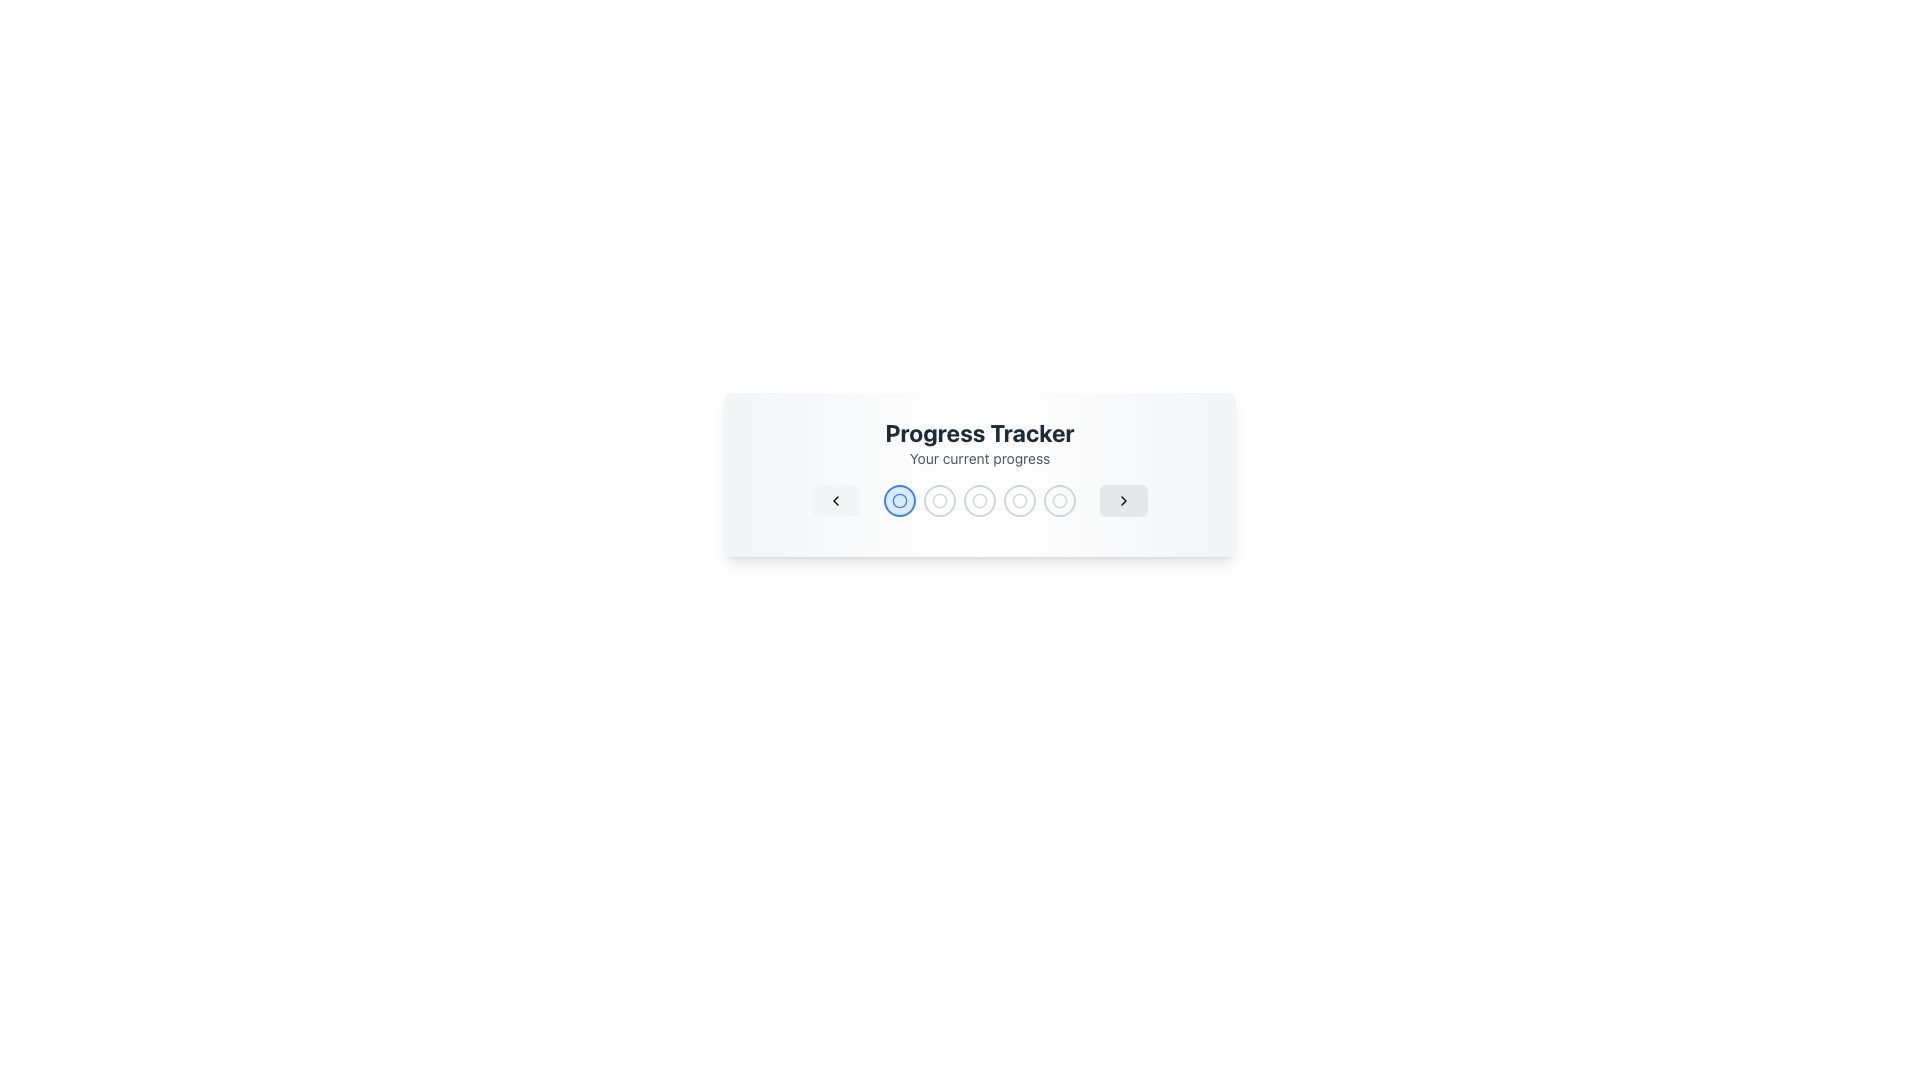 The height and width of the screenshot is (1080, 1920). Describe the element at coordinates (1123, 500) in the screenshot. I see `the button with a rounded rectangular shape and a right-pointing chevron icon to activate keyboard navigation` at that location.